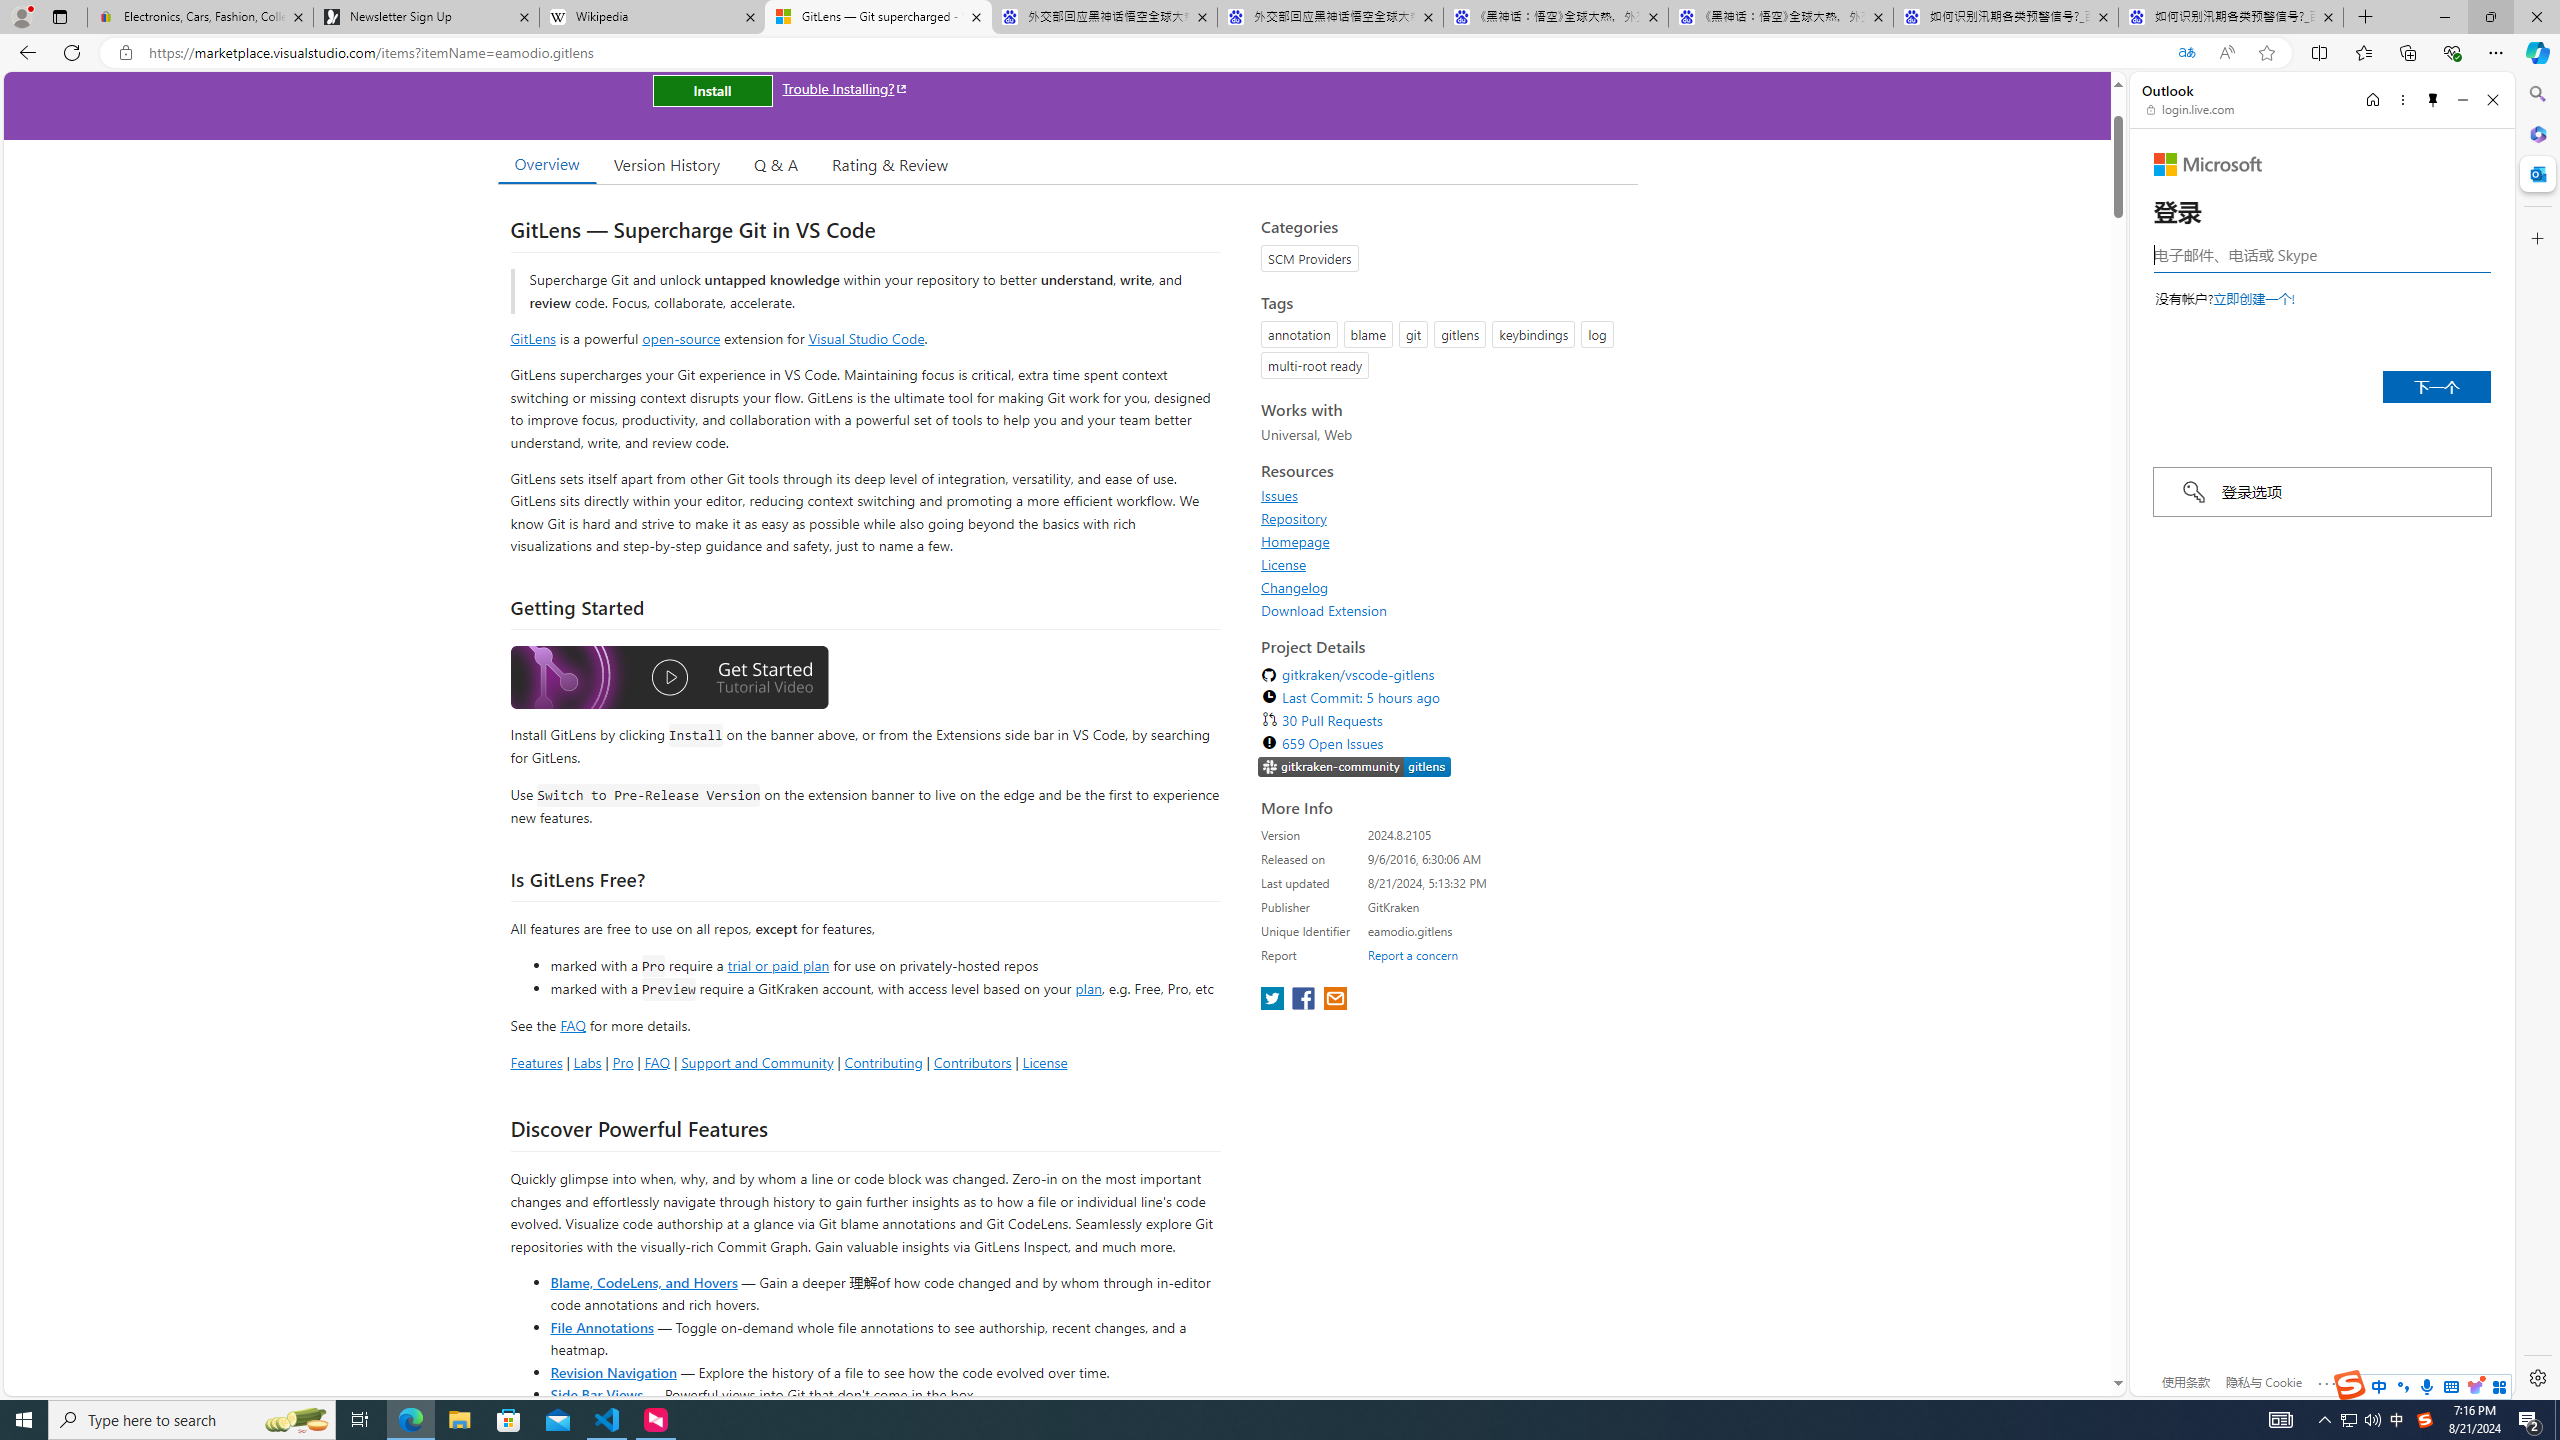 This screenshot has width=2560, height=1440. Describe the element at coordinates (612, 1371) in the screenshot. I see `'Revision Navigation'` at that location.